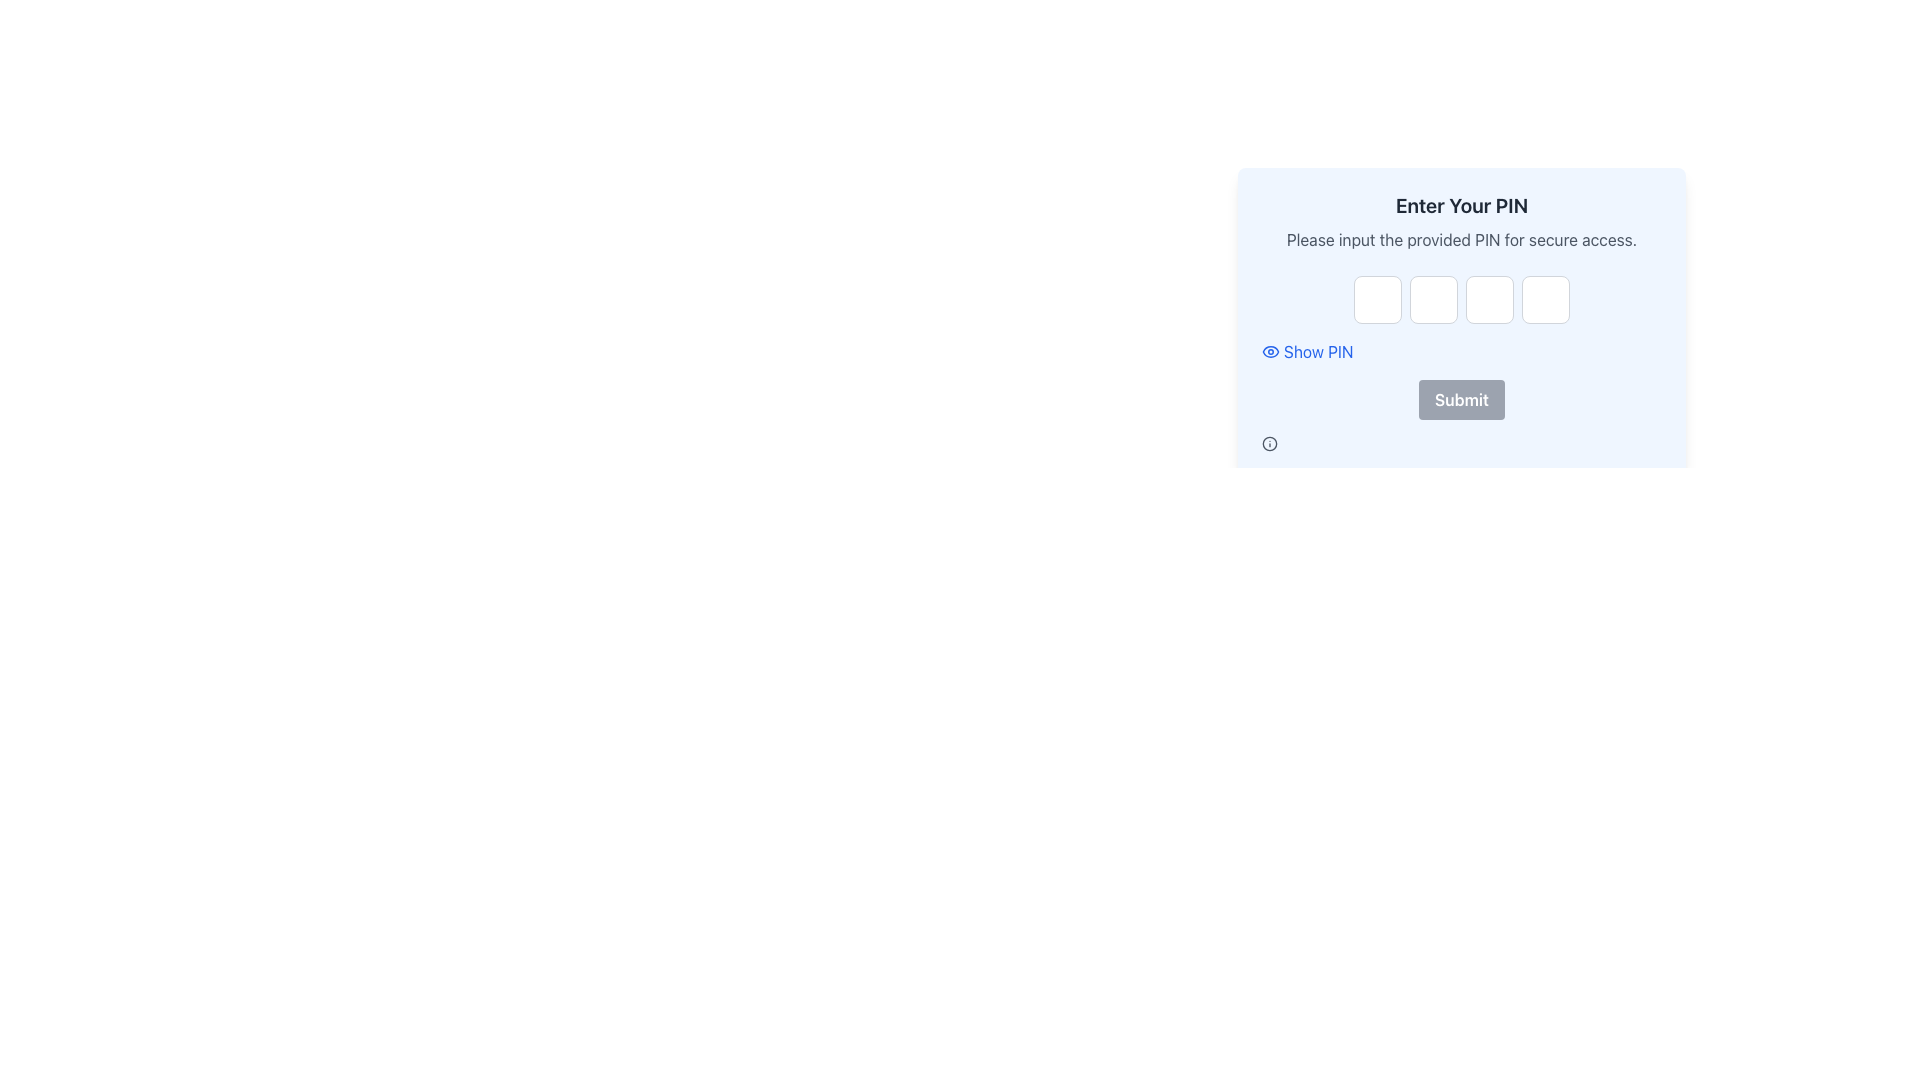 This screenshot has height=1080, width=1920. I want to click on the input field in the central modal that prompts the user to input a secure PIN code, so click(1462, 265).